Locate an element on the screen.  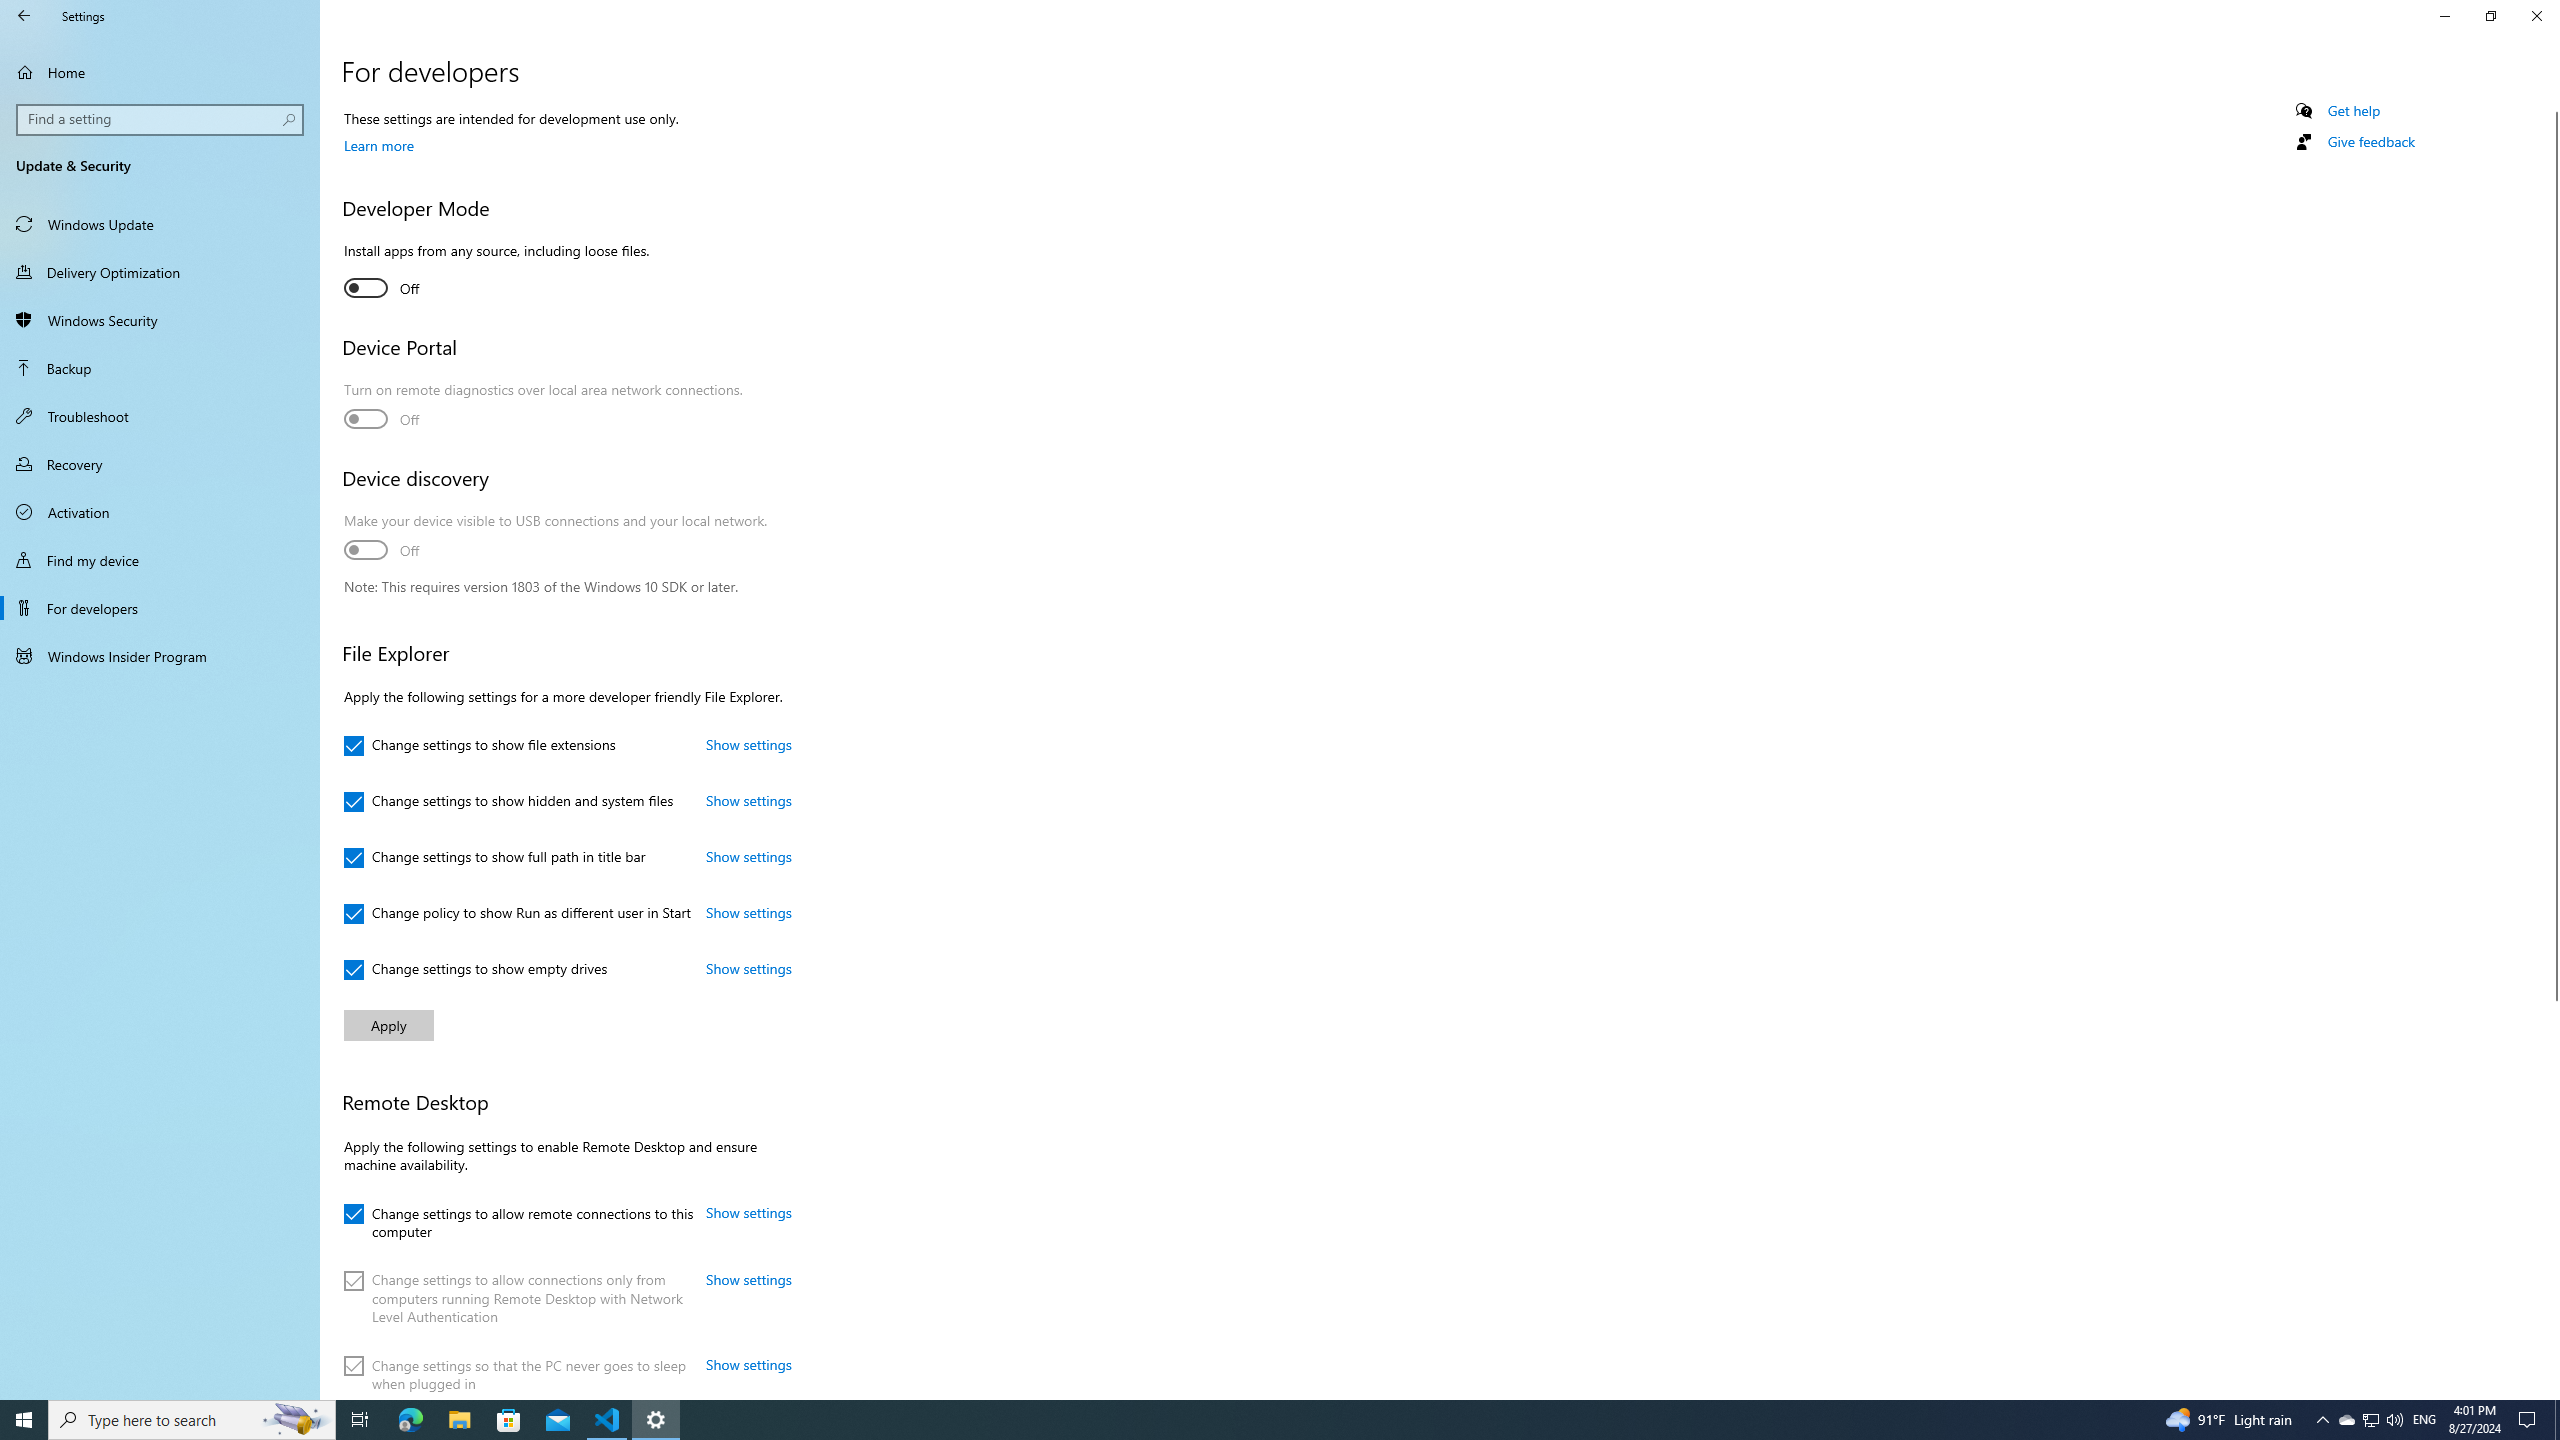
'Close Settings' is located at coordinates (2535, 15).